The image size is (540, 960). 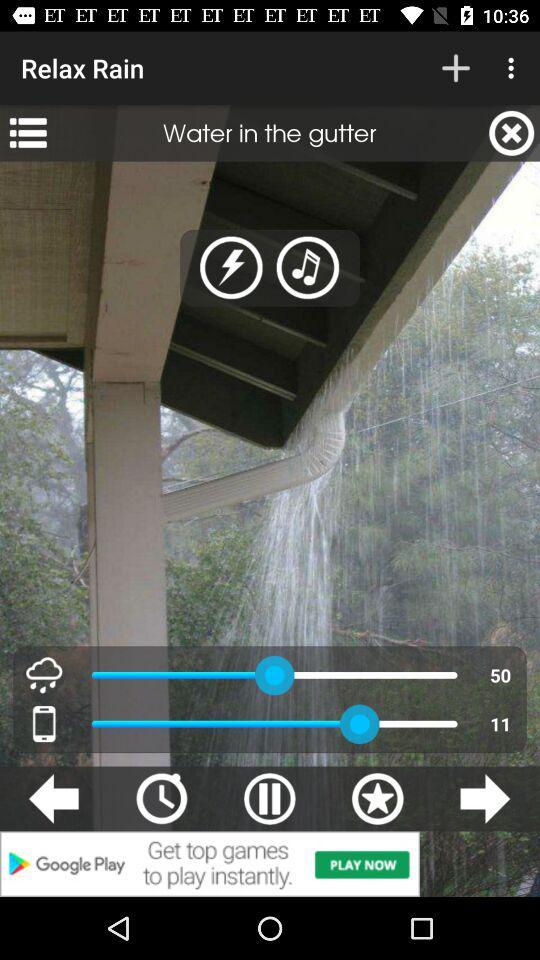 I want to click on item to the right of the water in the app, so click(x=511, y=132).